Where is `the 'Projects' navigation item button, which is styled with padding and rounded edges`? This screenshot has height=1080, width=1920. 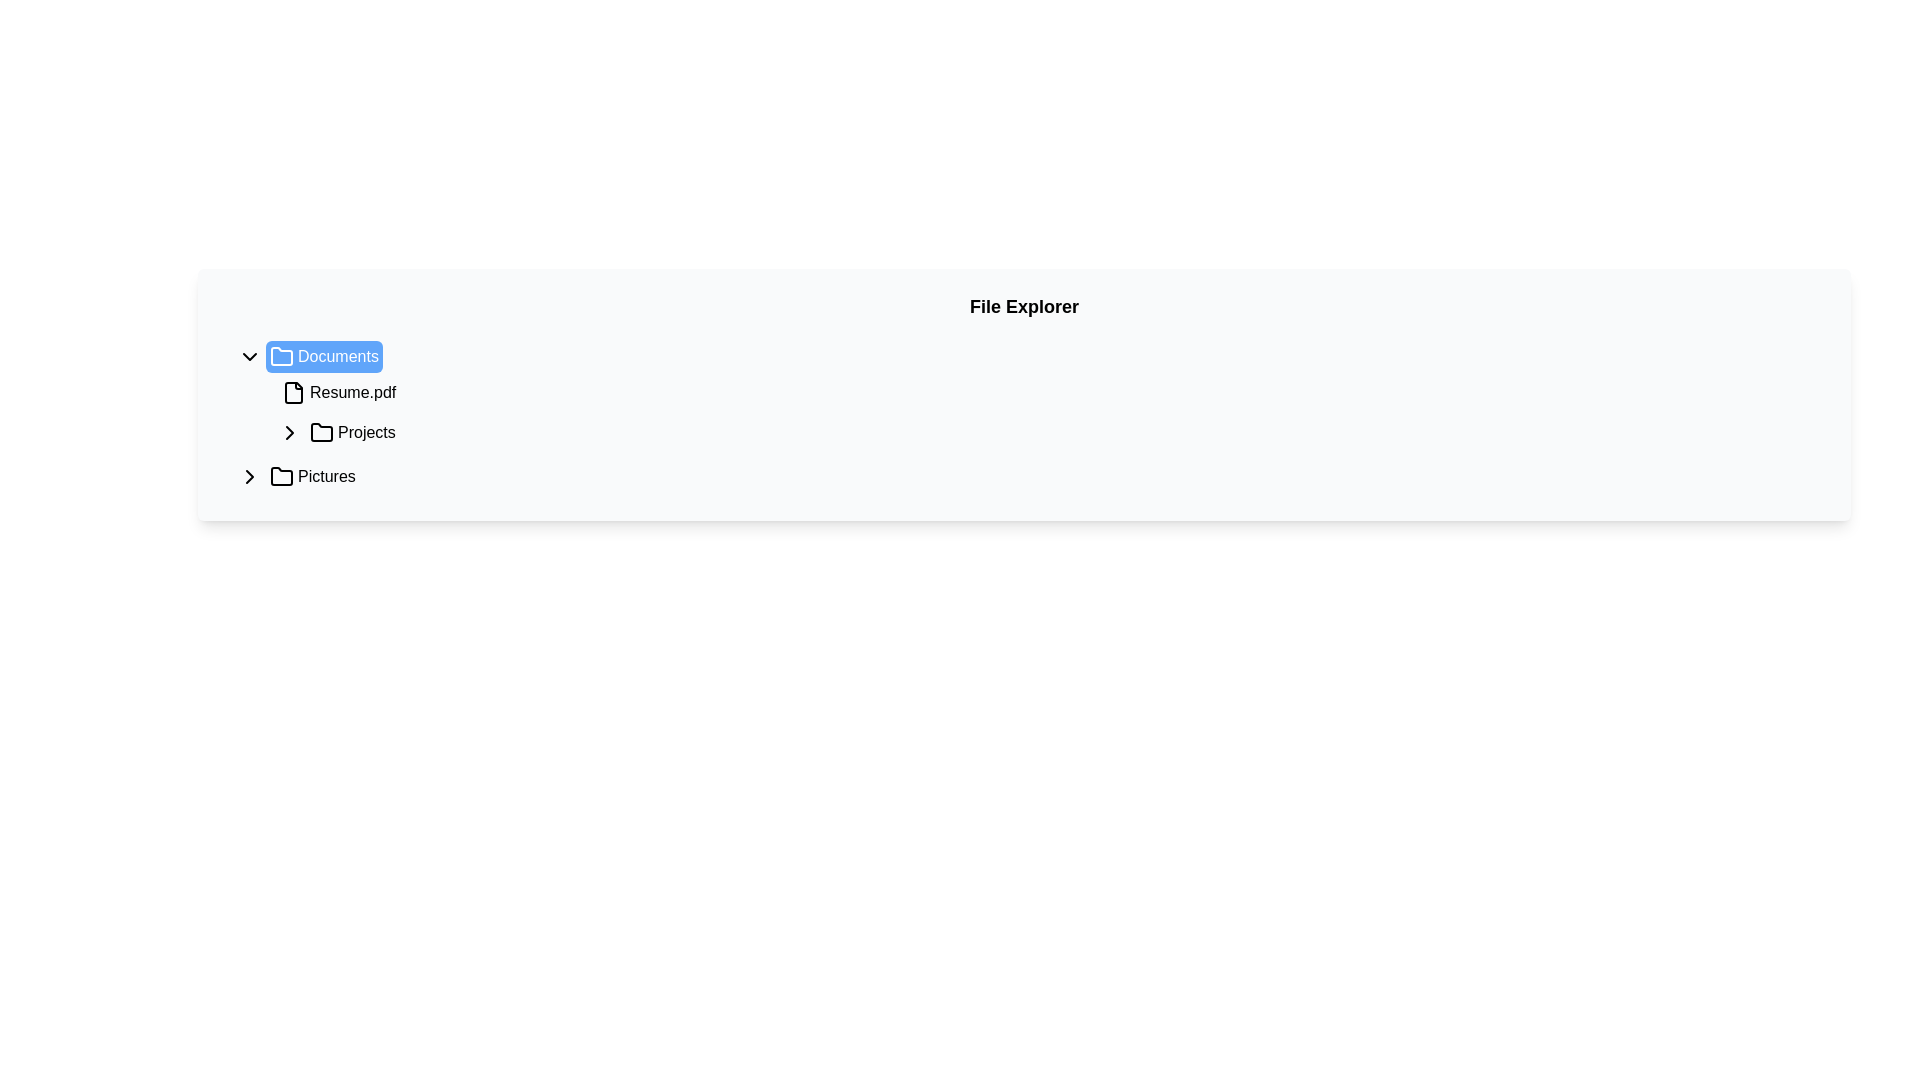
the 'Projects' navigation item button, which is styled with padding and rounded edges is located at coordinates (352, 431).